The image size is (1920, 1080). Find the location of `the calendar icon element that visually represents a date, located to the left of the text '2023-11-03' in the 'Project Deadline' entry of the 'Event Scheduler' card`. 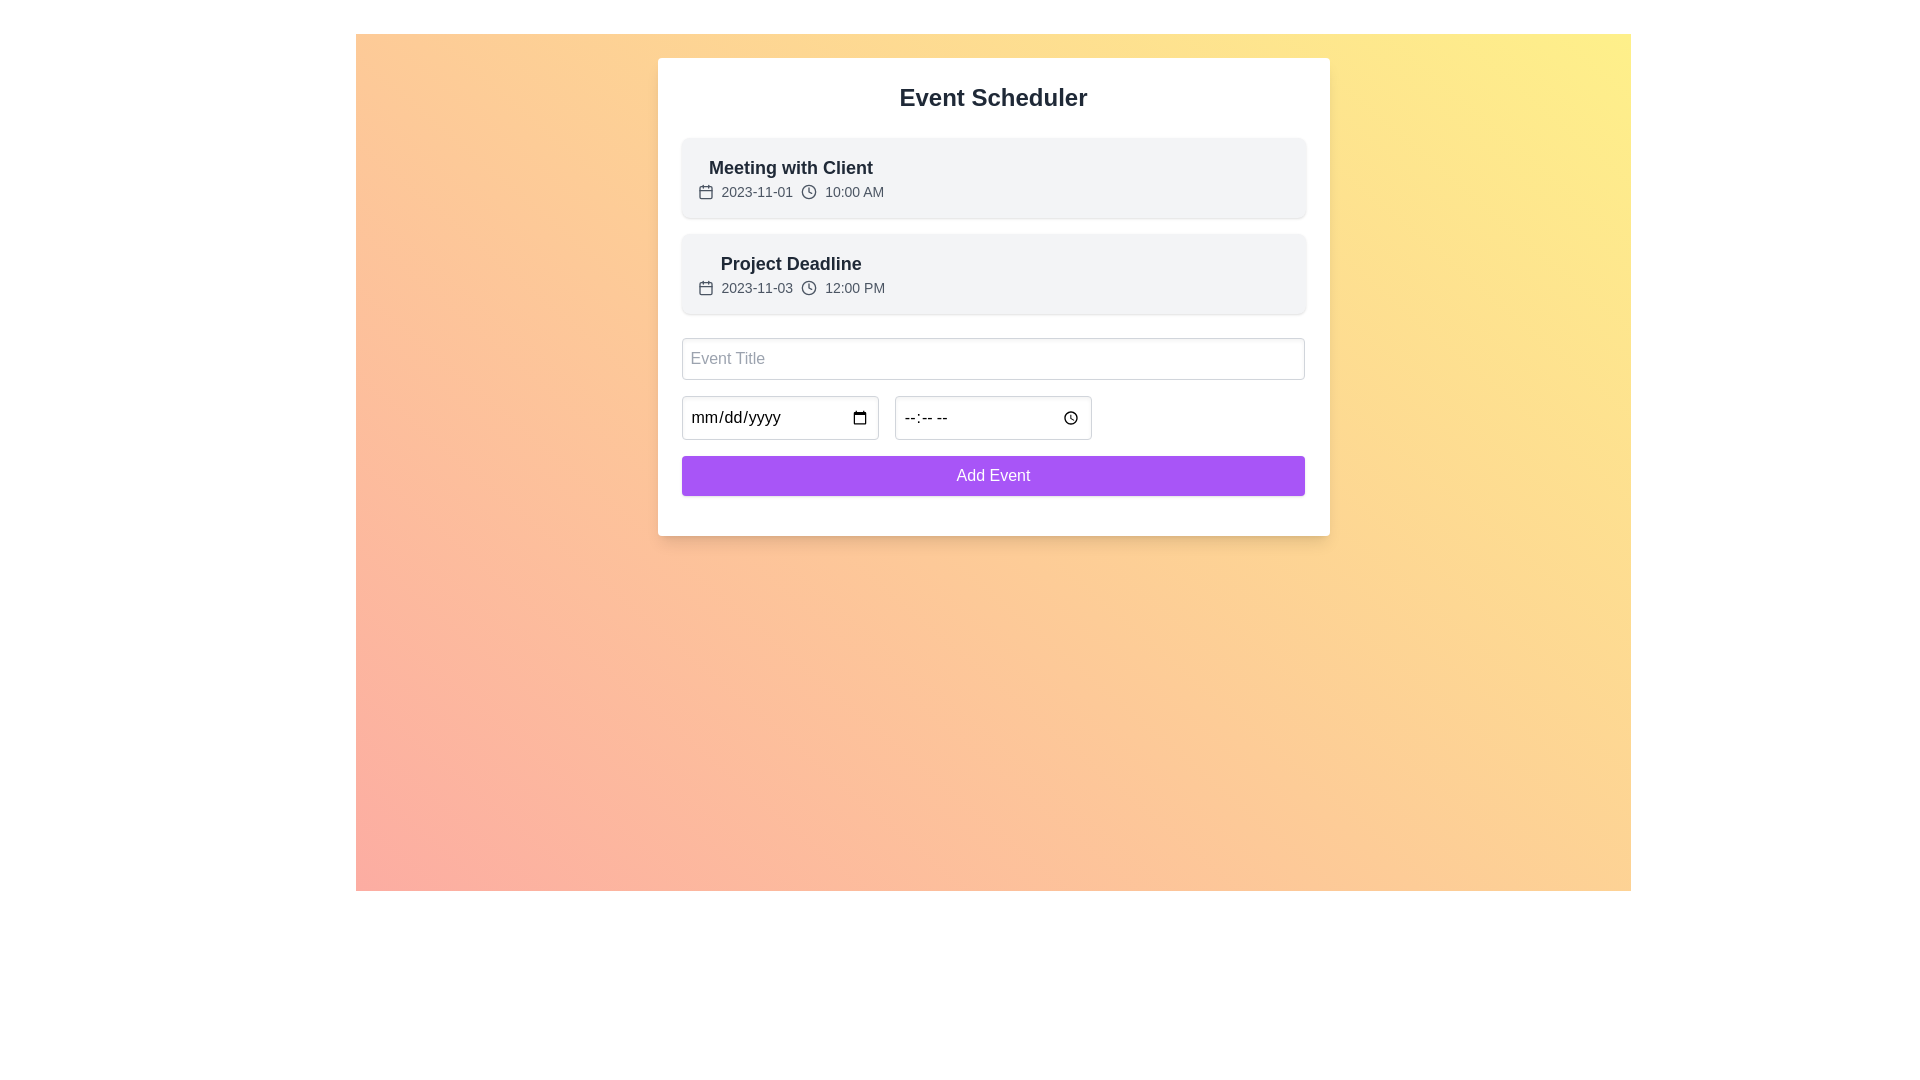

the calendar icon element that visually represents a date, located to the left of the text '2023-11-03' in the 'Project Deadline' entry of the 'Event Scheduler' card is located at coordinates (705, 288).